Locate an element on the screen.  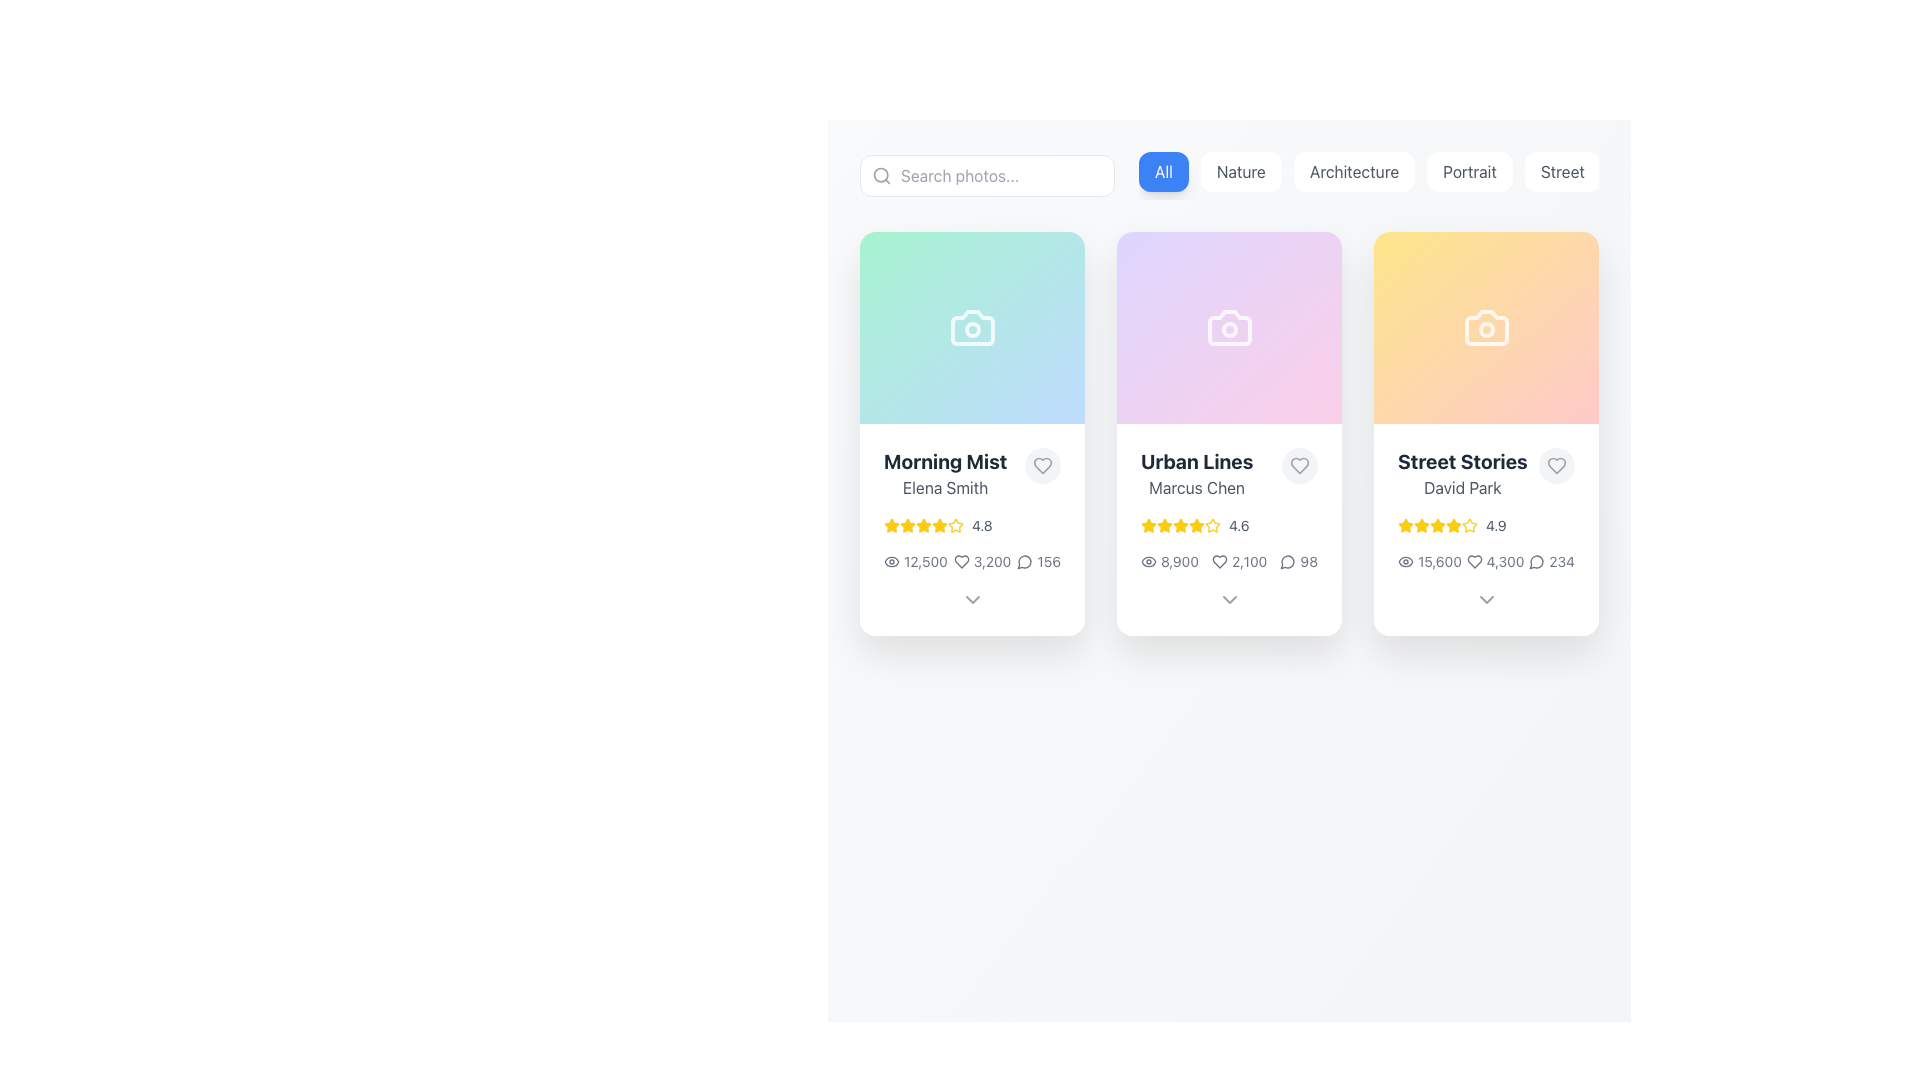
the second card is located at coordinates (1228, 433).